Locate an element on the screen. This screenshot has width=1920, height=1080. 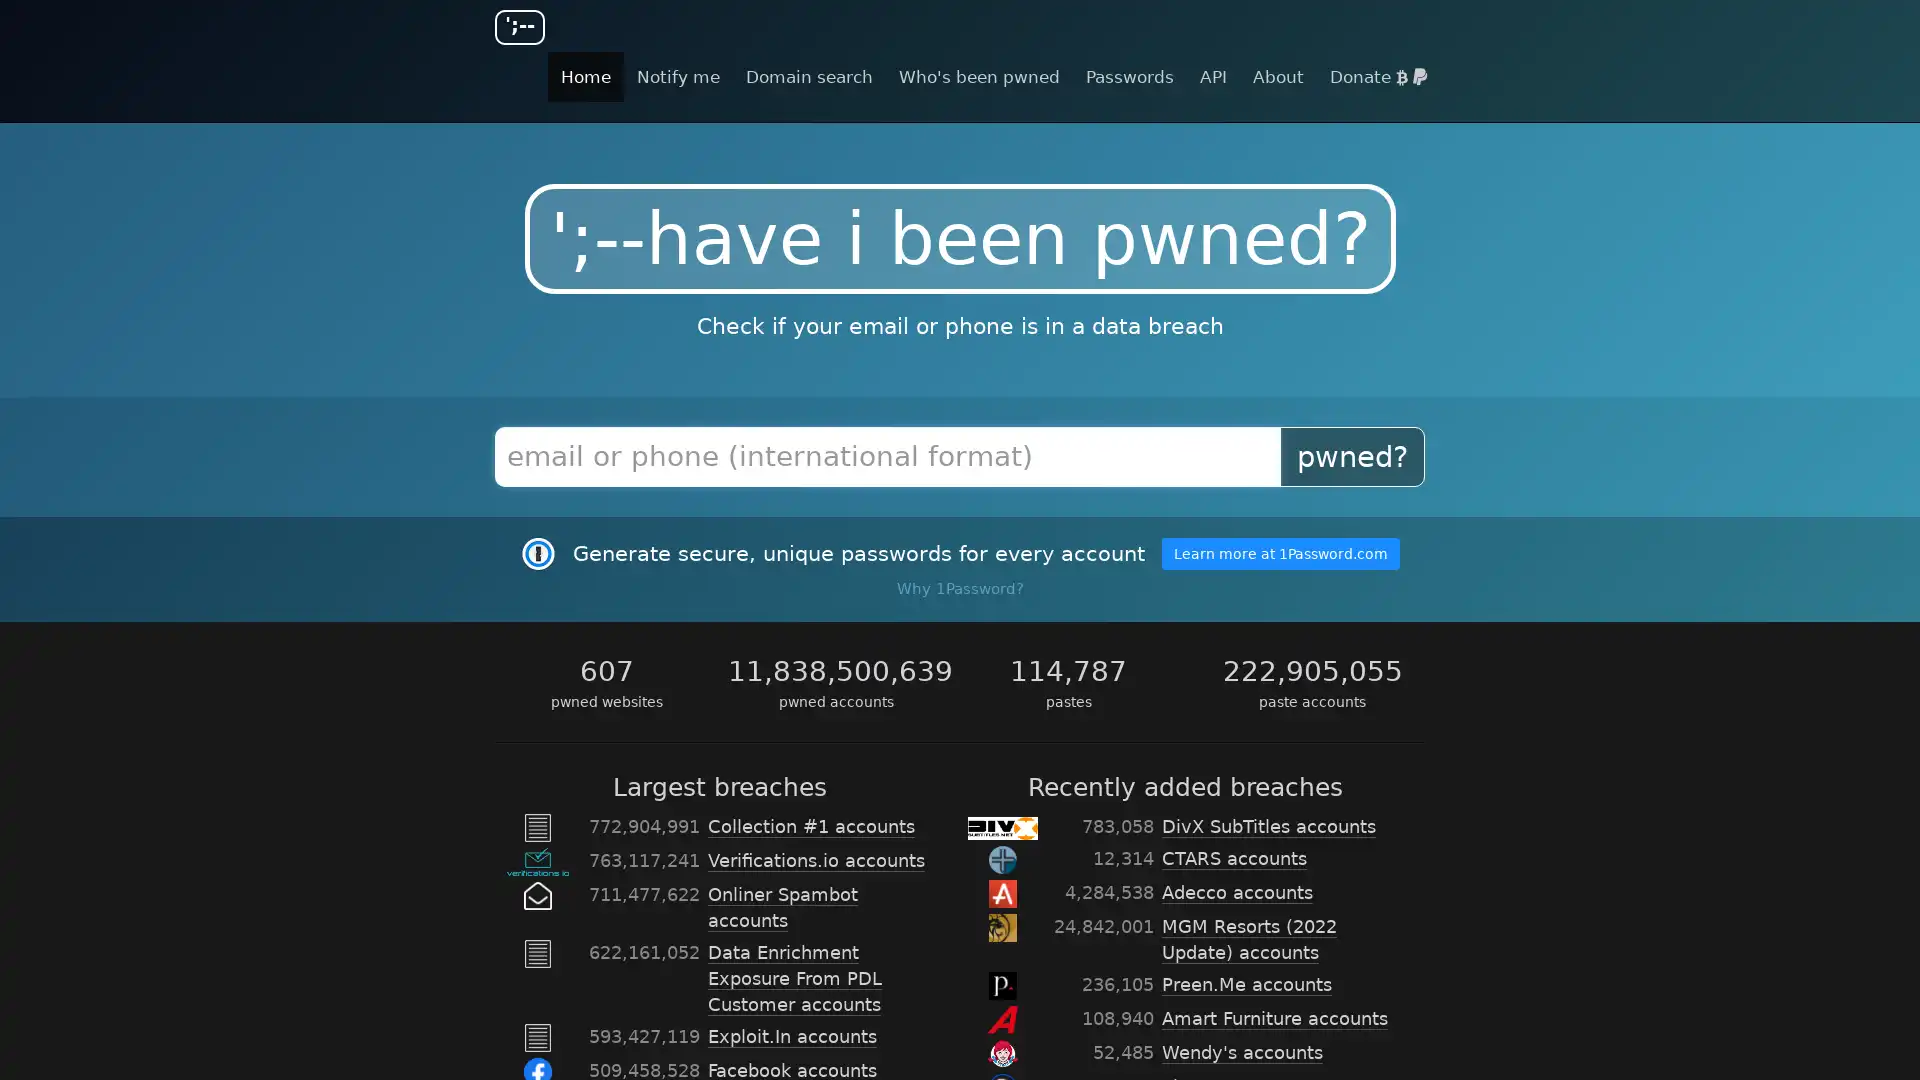
pwned? is located at coordinates (1352, 455).